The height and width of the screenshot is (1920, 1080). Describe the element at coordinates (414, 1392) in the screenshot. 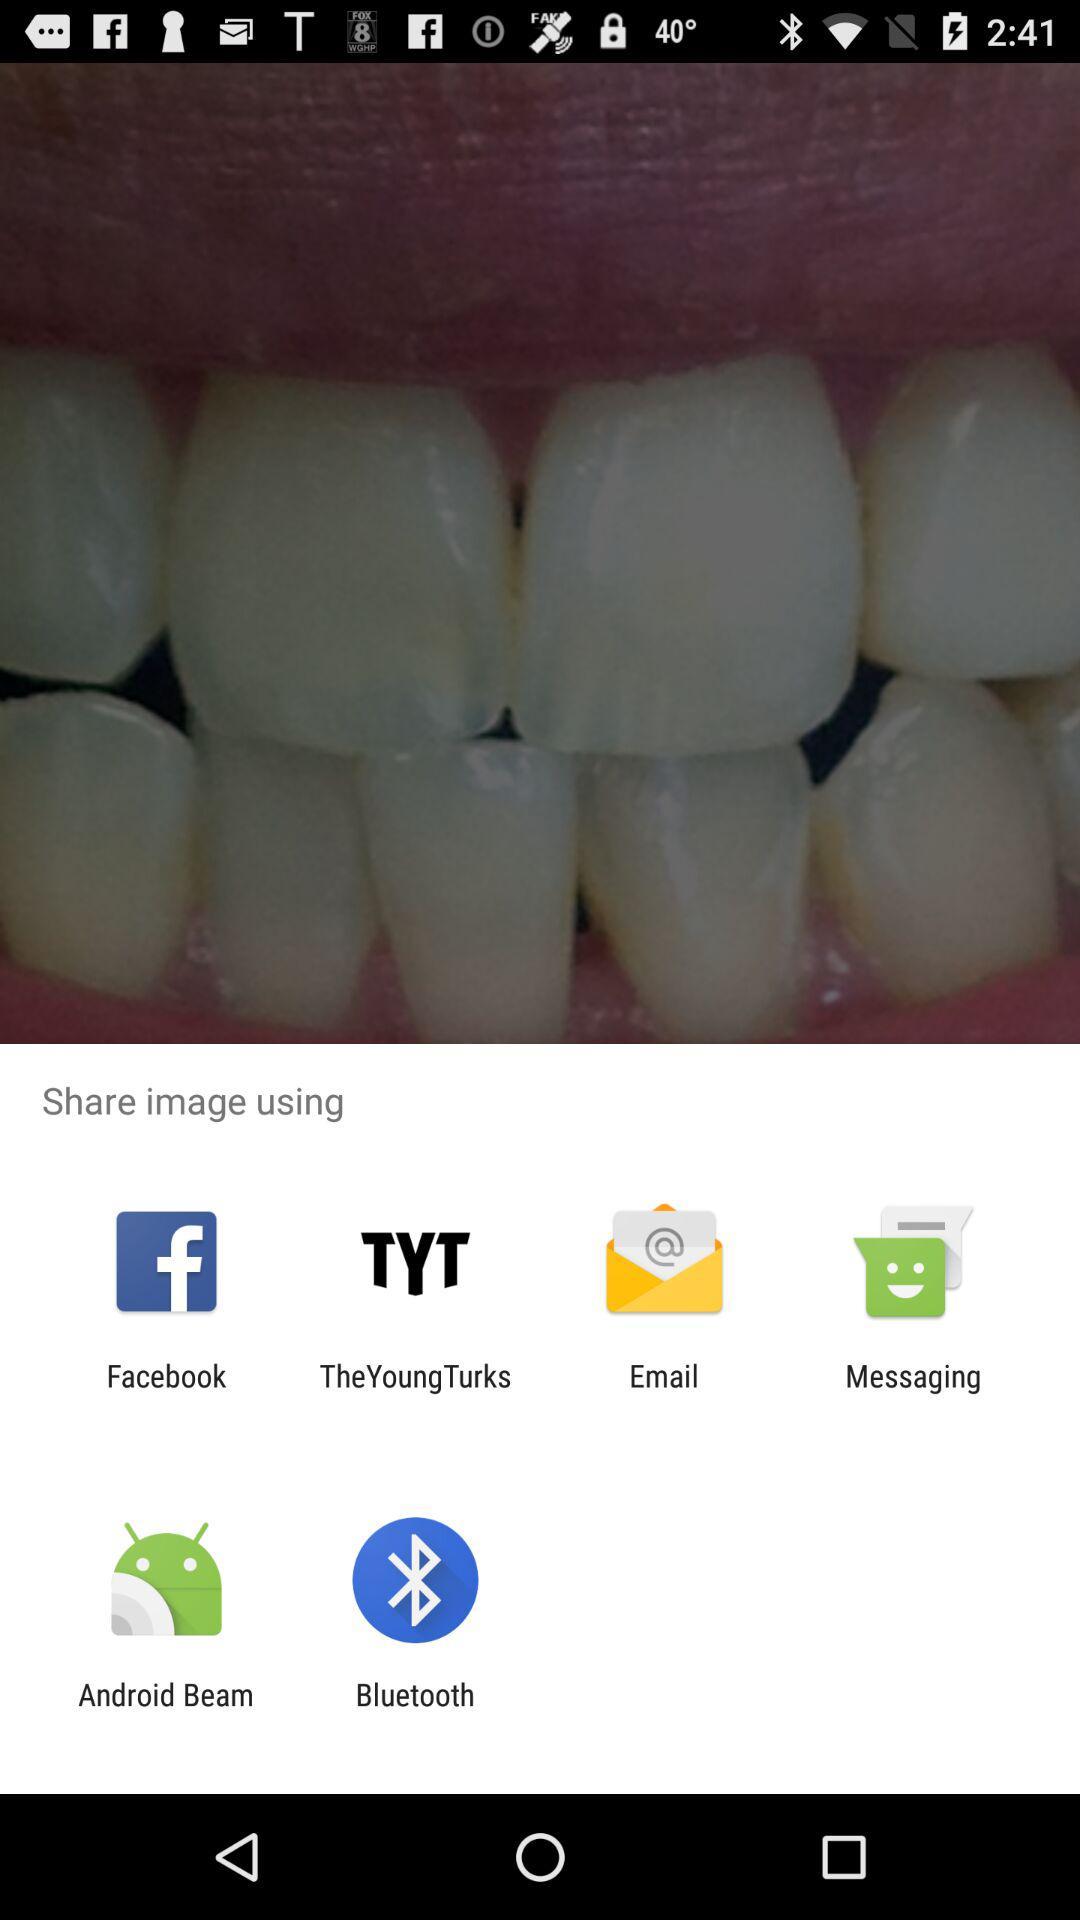

I see `the theyoungturks item` at that location.